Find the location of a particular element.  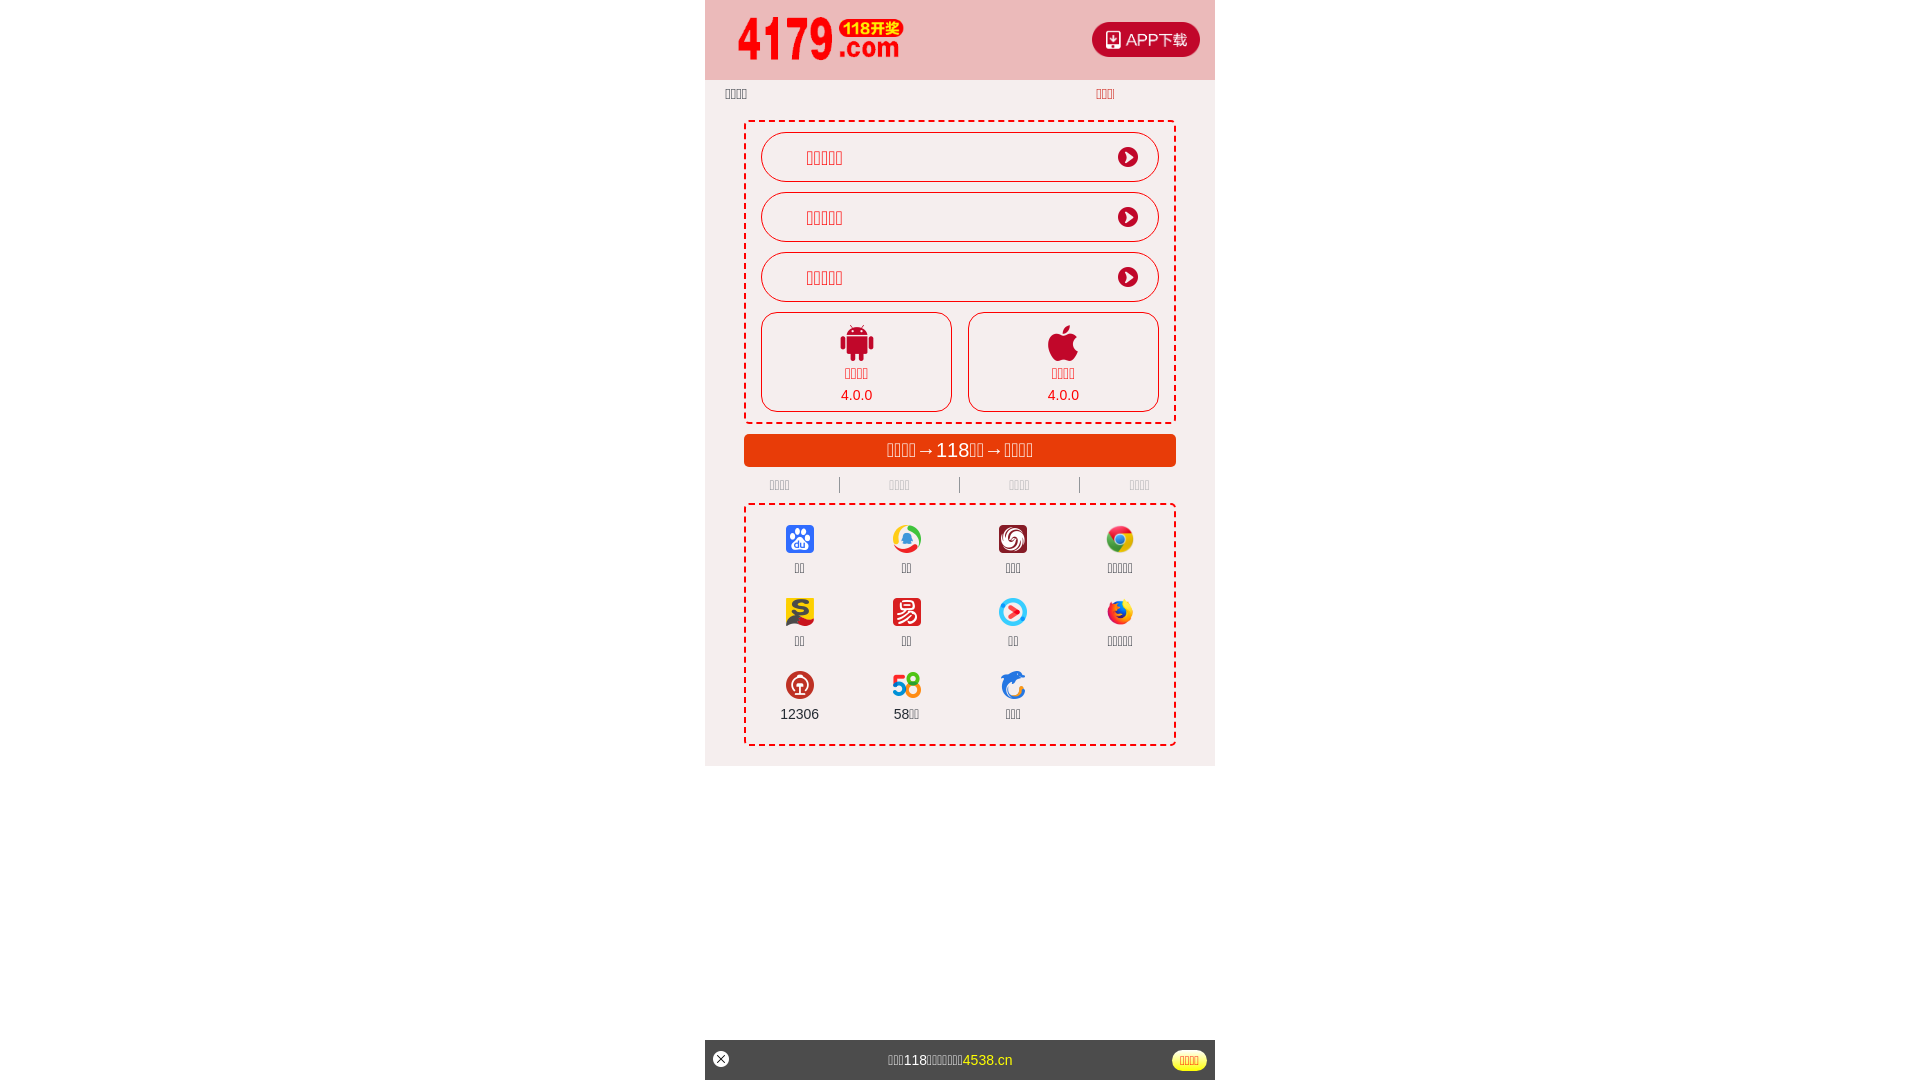

'12306' is located at coordinates (798, 696).